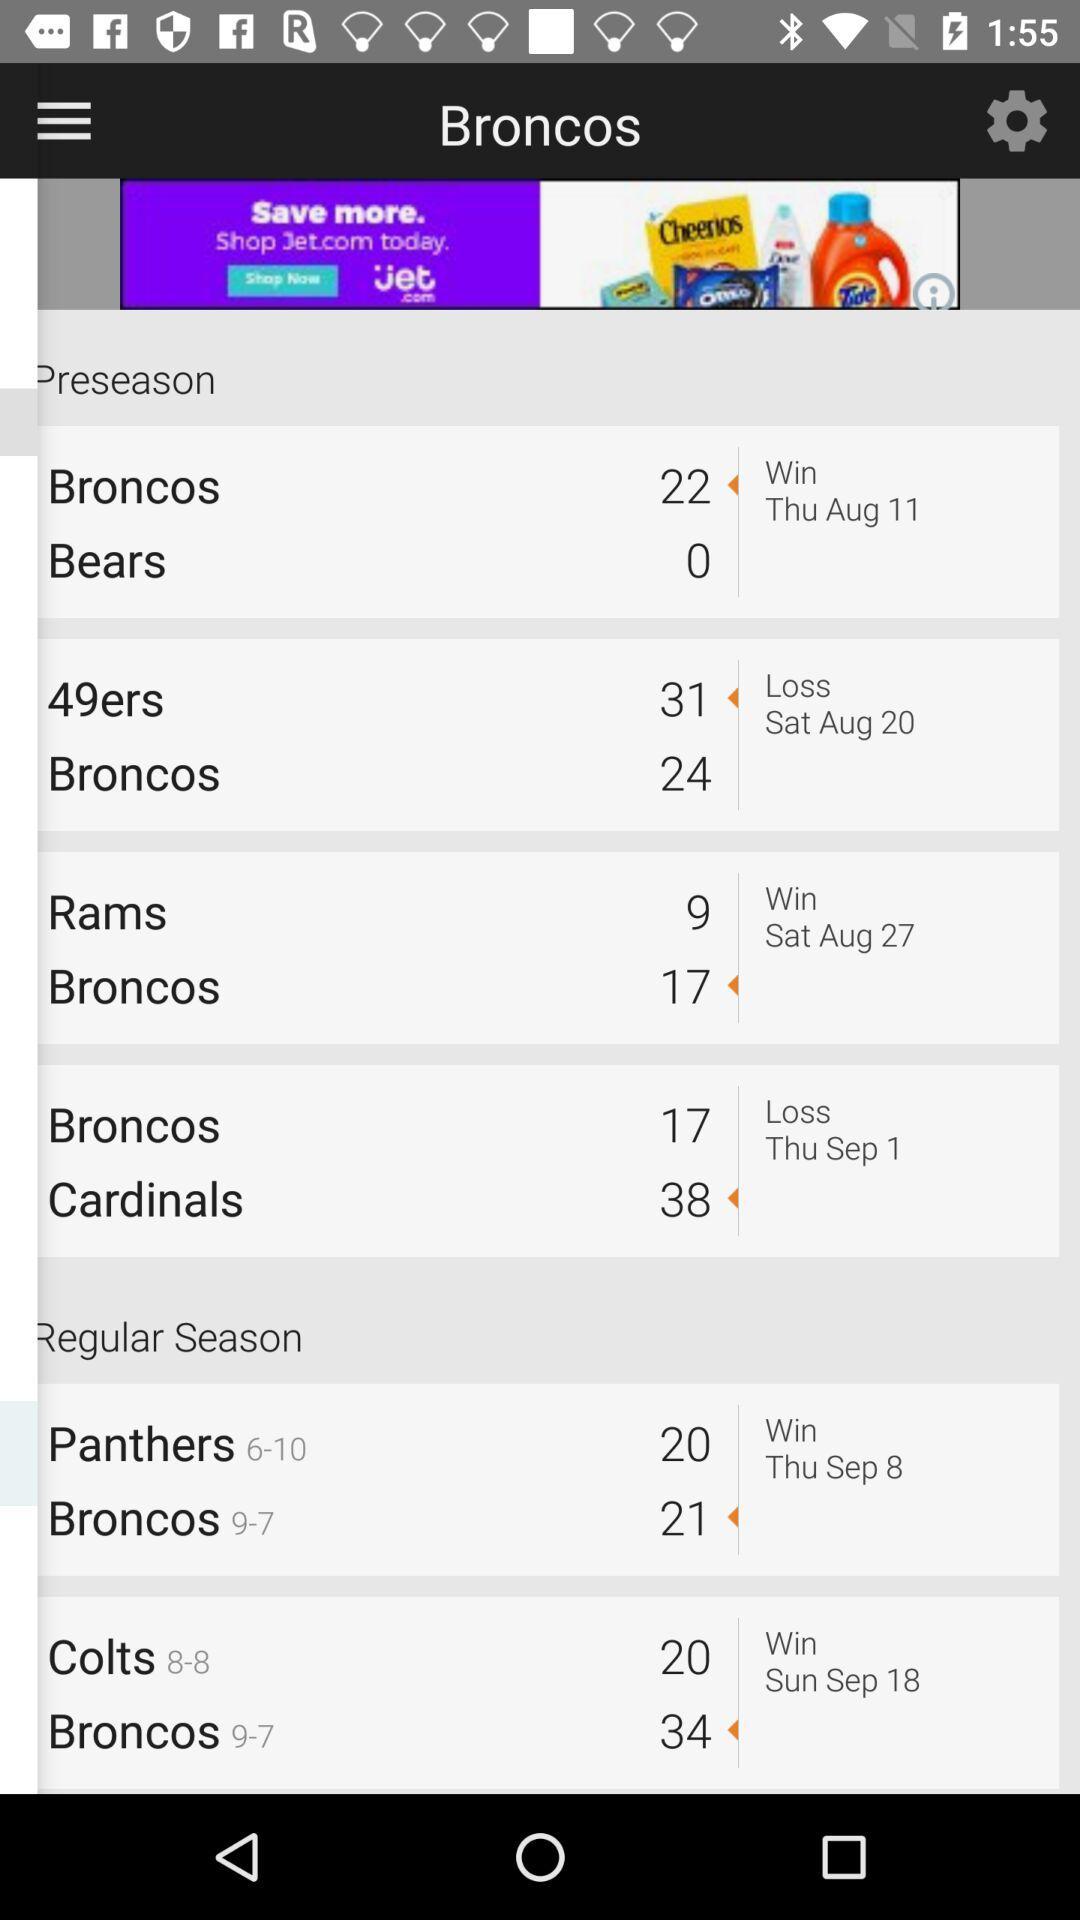  Describe the element at coordinates (540, 243) in the screenshot. I see `advertisement banner` at that location.